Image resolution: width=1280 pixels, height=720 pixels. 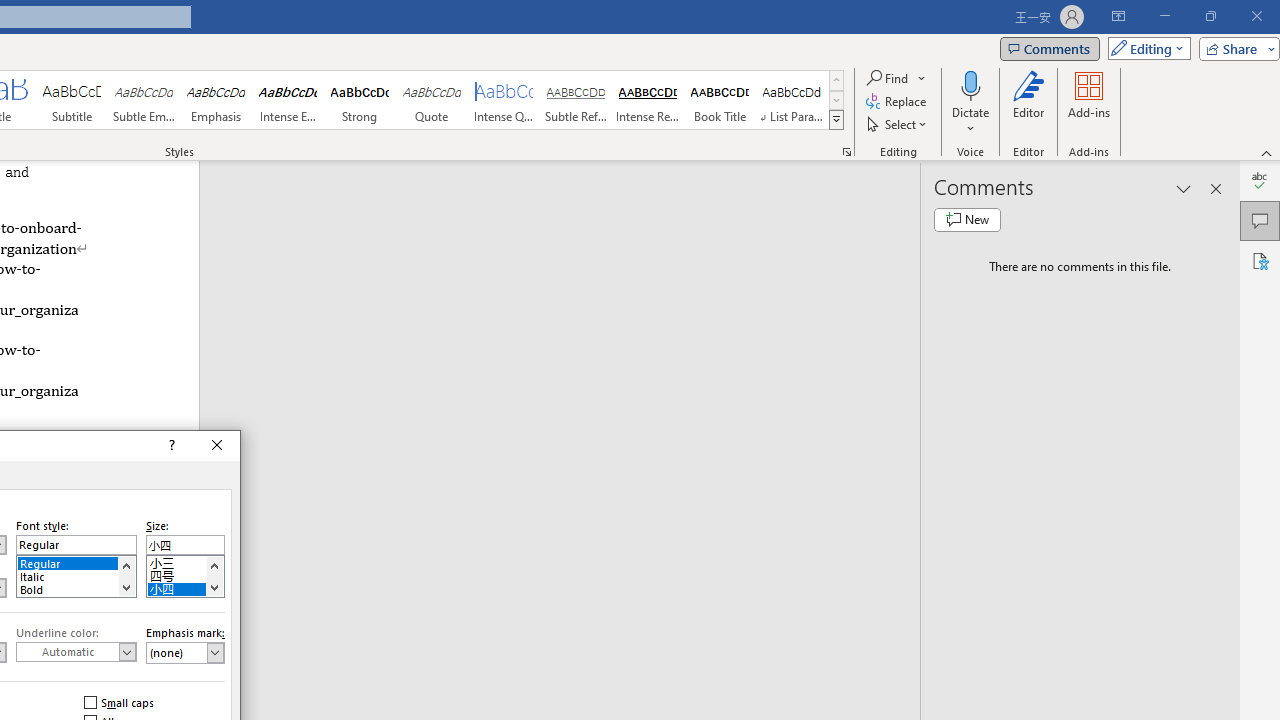 What do you see at coordinates (1209, 16) in the screenshot?
I see `'Restore Down'` at bounding box center [1209, 16].